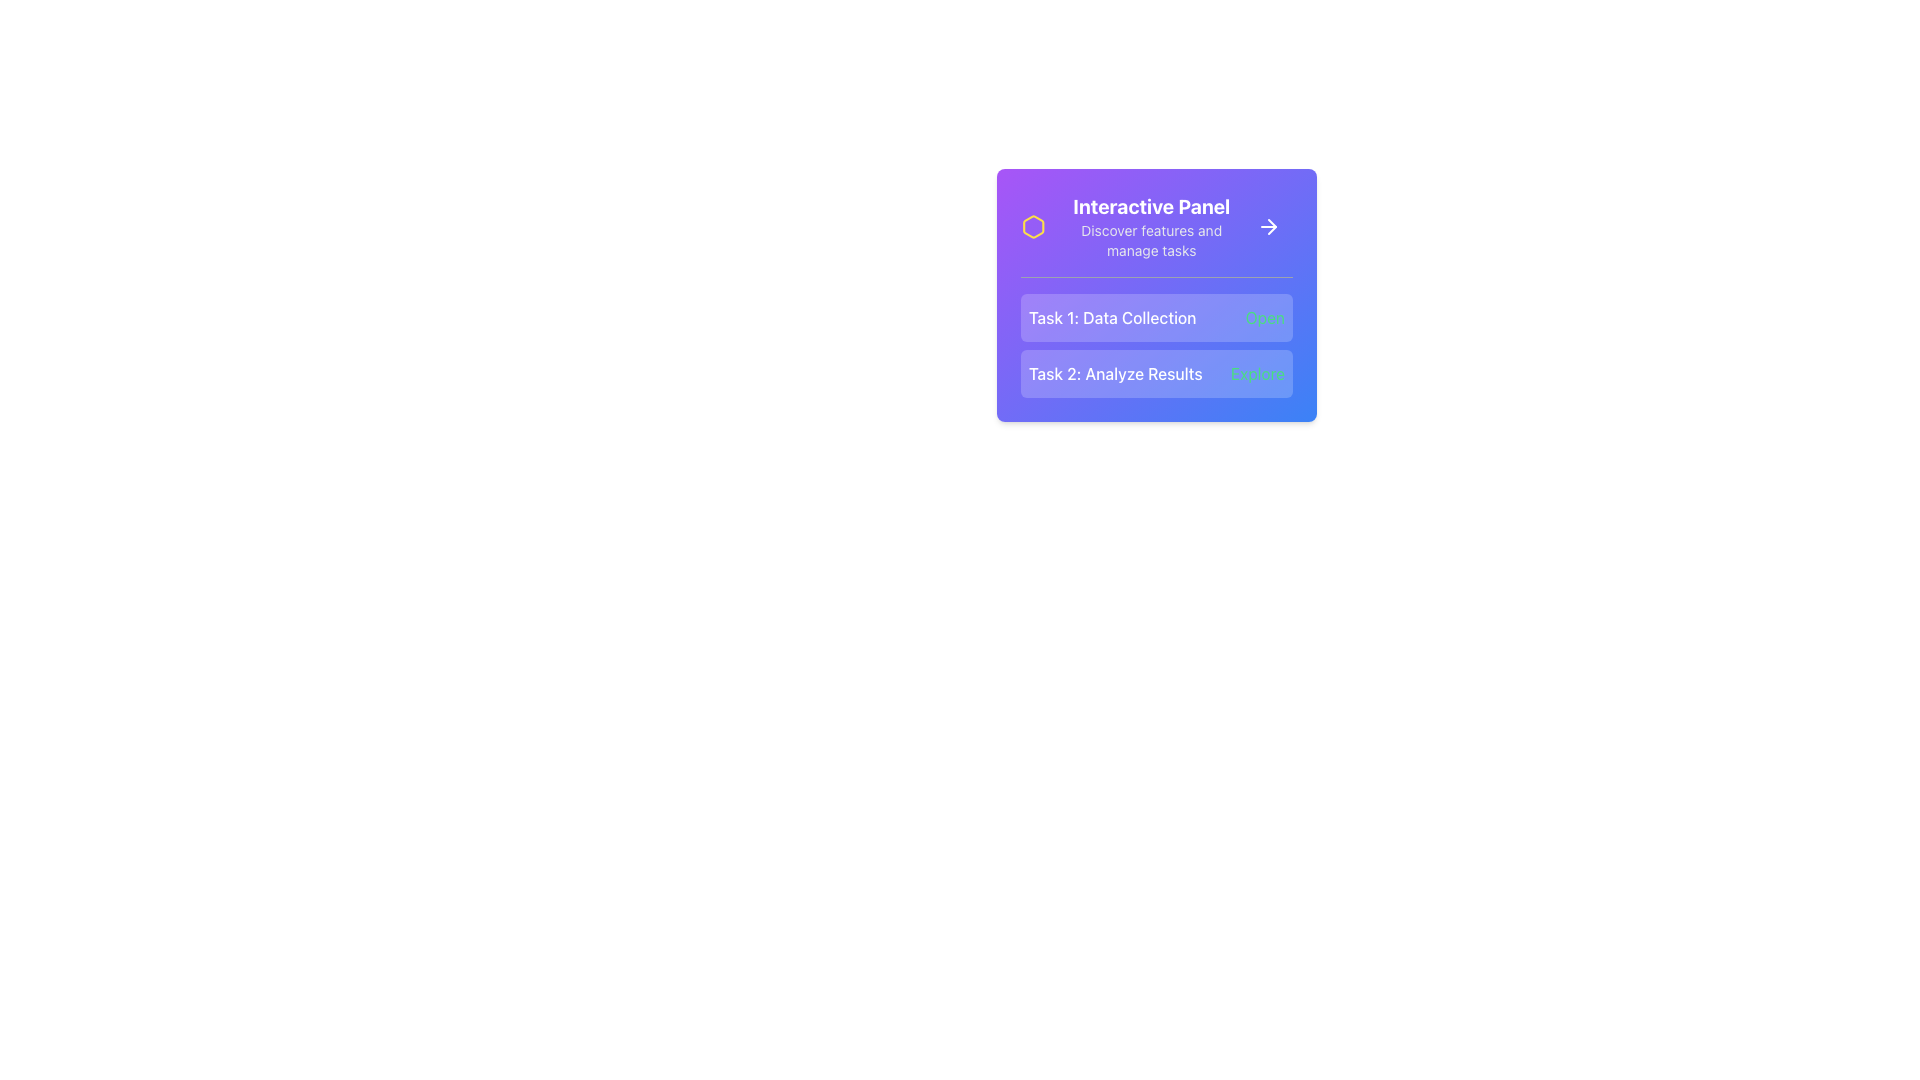 Image resolution: width=1920 pixels, height=1080 pixels. What do you see at coordinates (1156, 277) in the screenshot?
I see `the thin horizontal separator line with a gray border, located below the 'Discover features and manage tasks' section and above 'Task 1: Data Collection'` at bounding box center [1156, 277].